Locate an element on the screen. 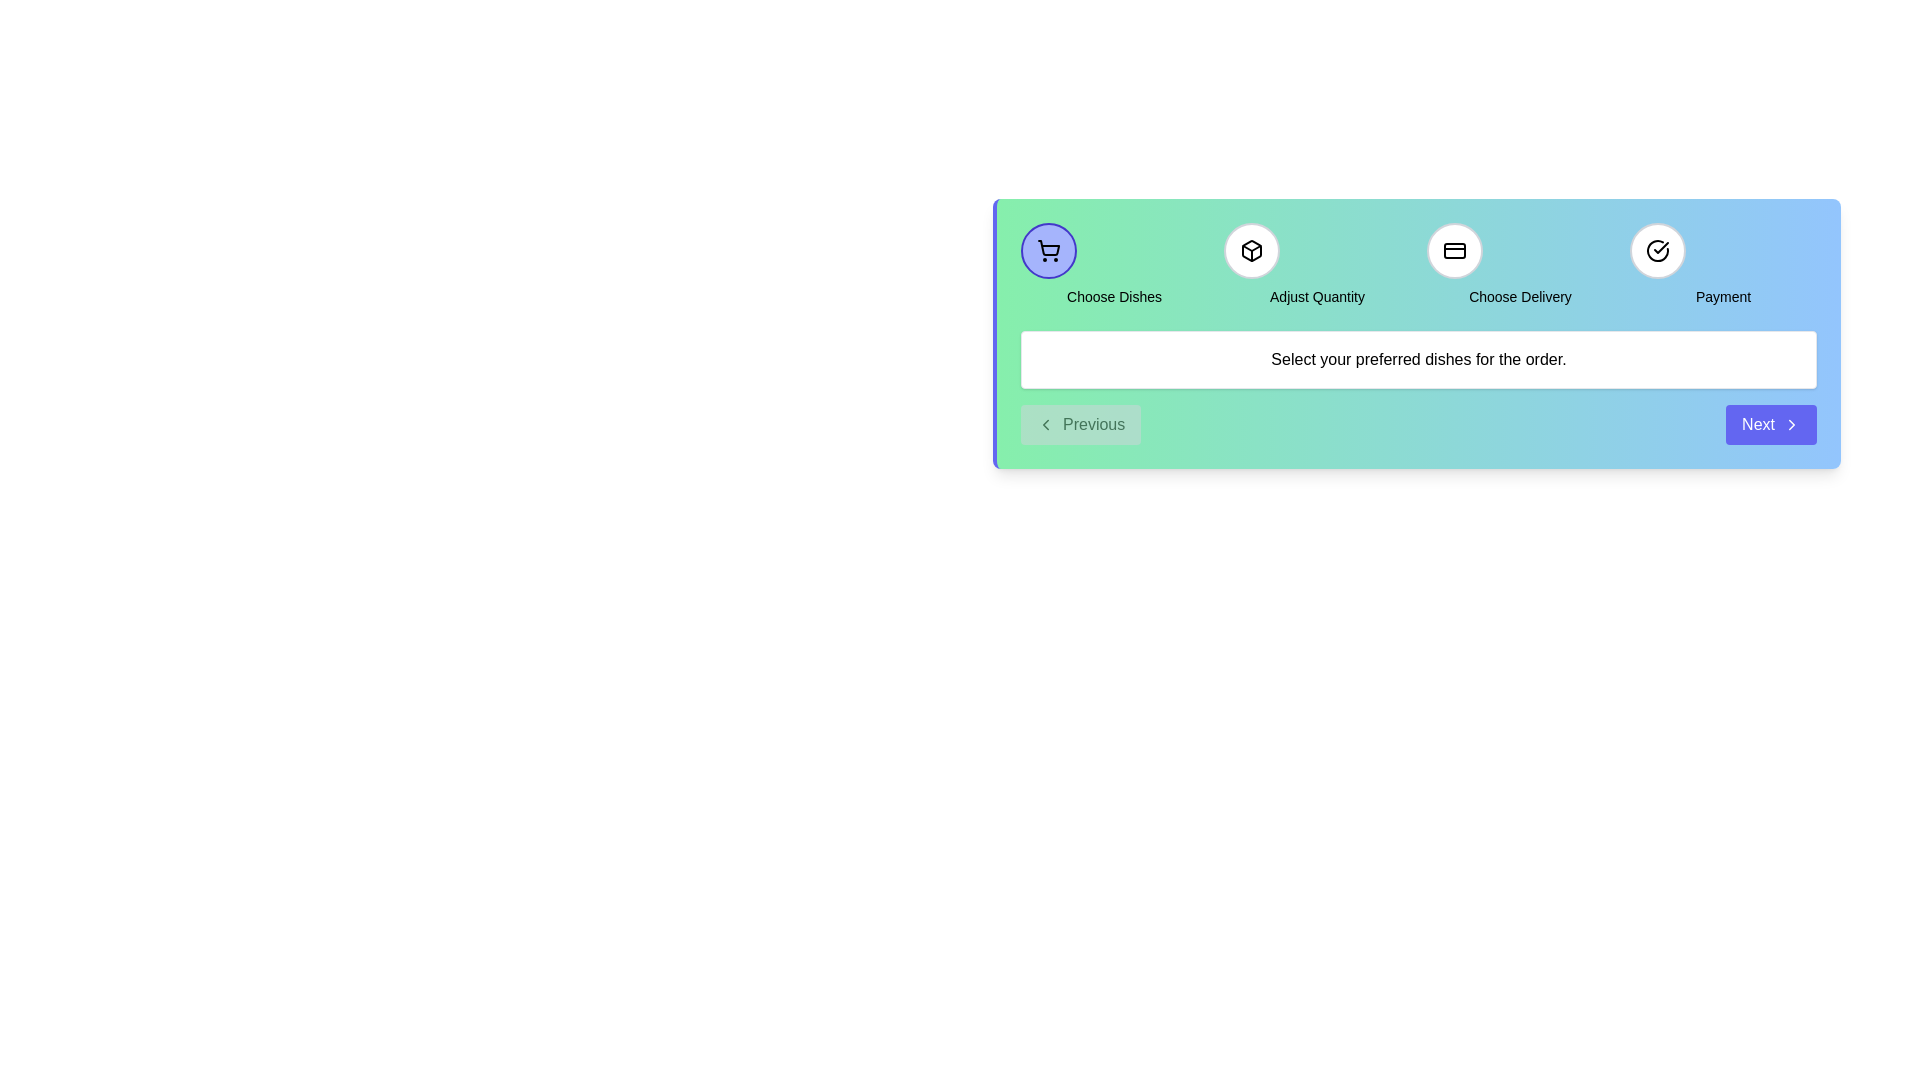  the appearance of the main basket of the shopping cart icon, which is located in the first icon on the left side of the interface labeled 'Choose Dishes' is located at coordinates (1048, 247).